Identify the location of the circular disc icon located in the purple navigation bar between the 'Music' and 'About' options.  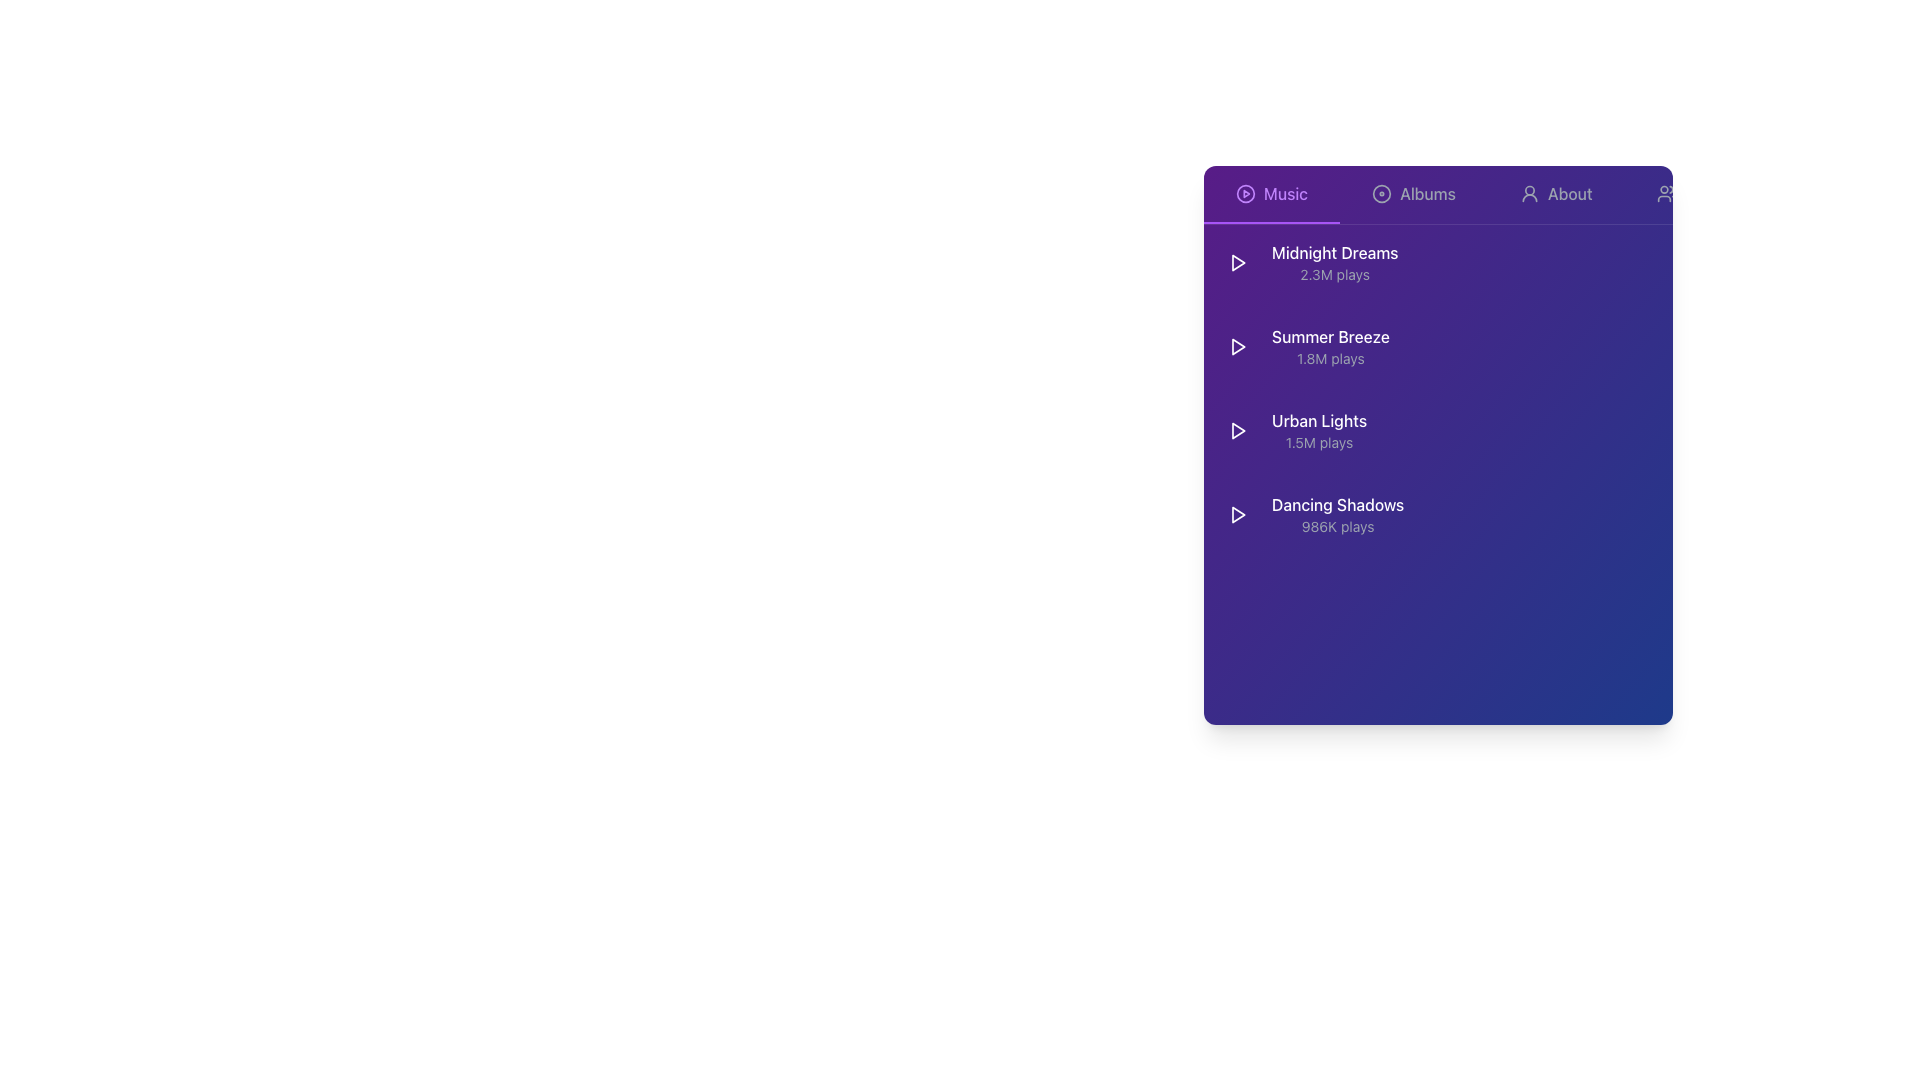
(1381, 193).